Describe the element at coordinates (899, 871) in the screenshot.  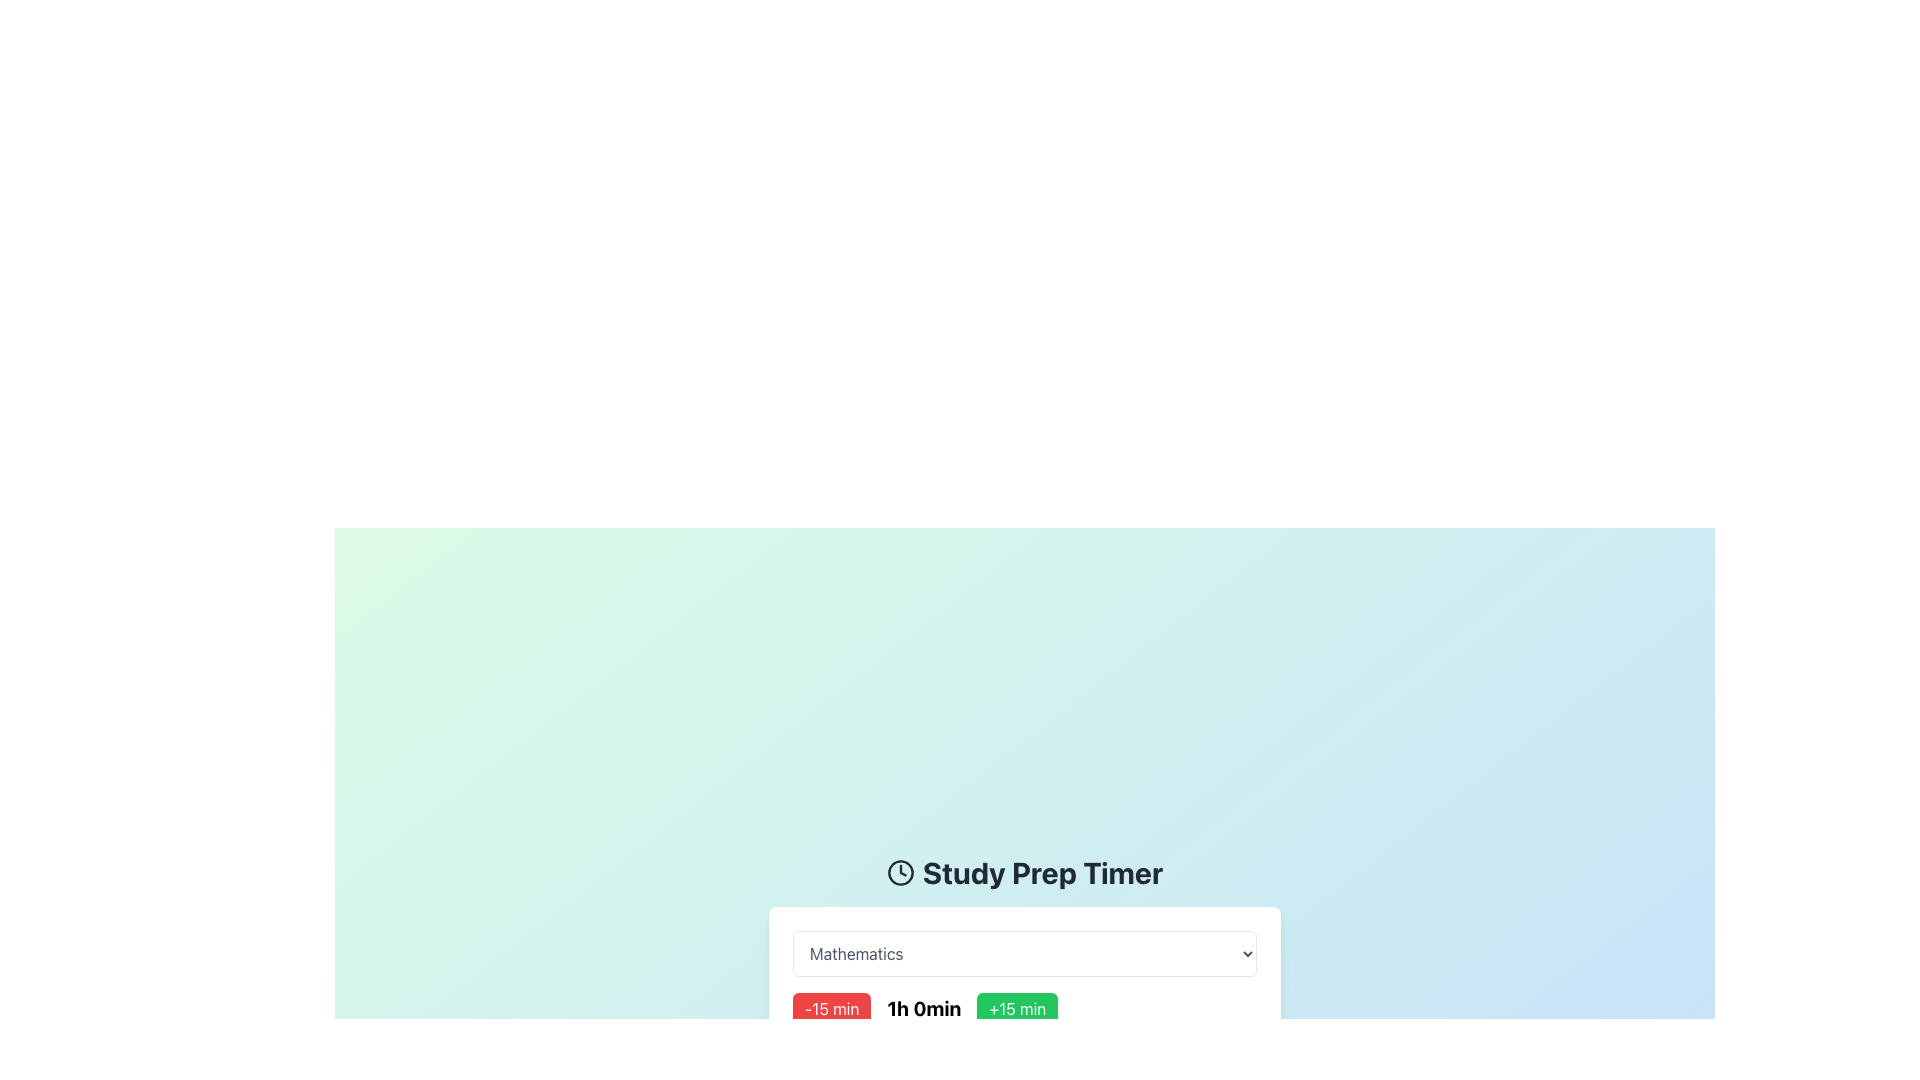
I see `the clock icon located to the left of the 'Study Prep Timer' text, which has a circular frame and two hands indicating time` at that location.